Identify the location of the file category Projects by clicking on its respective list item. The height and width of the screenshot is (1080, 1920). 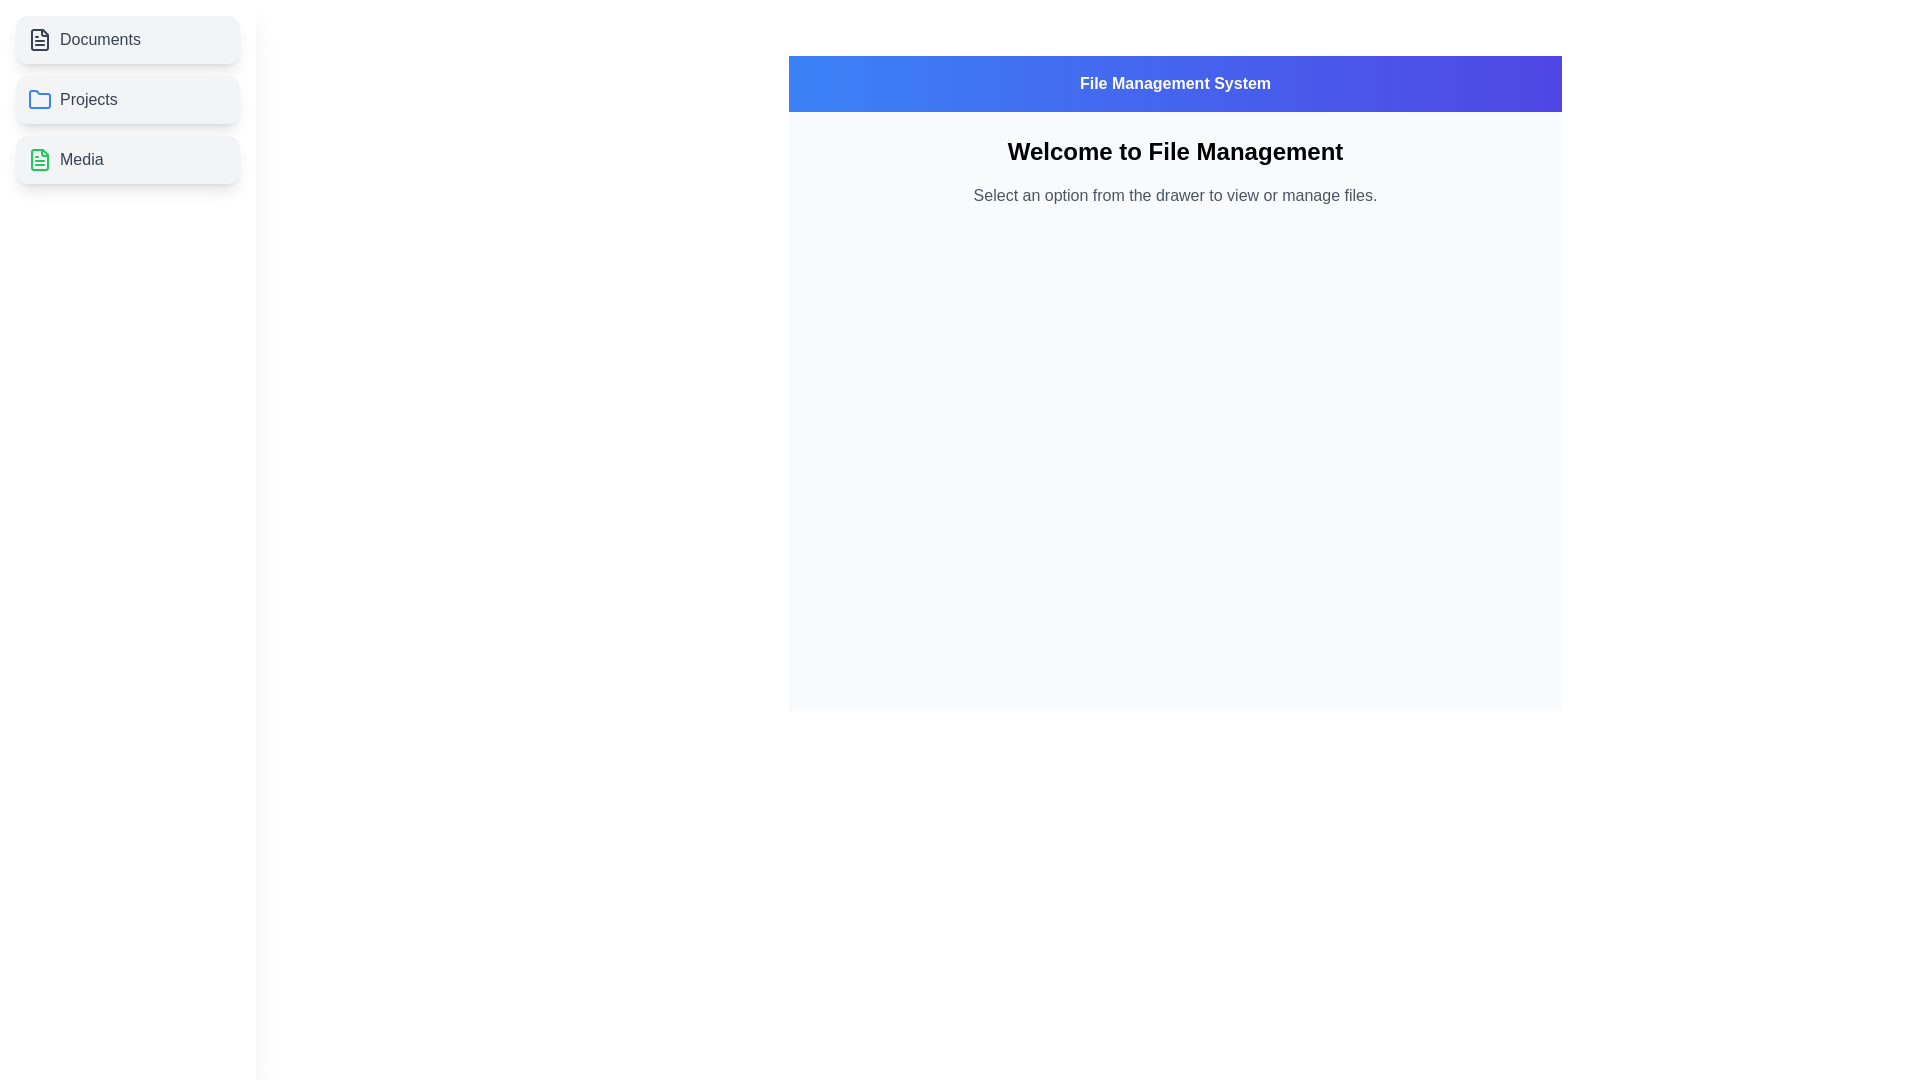
(127, 100).